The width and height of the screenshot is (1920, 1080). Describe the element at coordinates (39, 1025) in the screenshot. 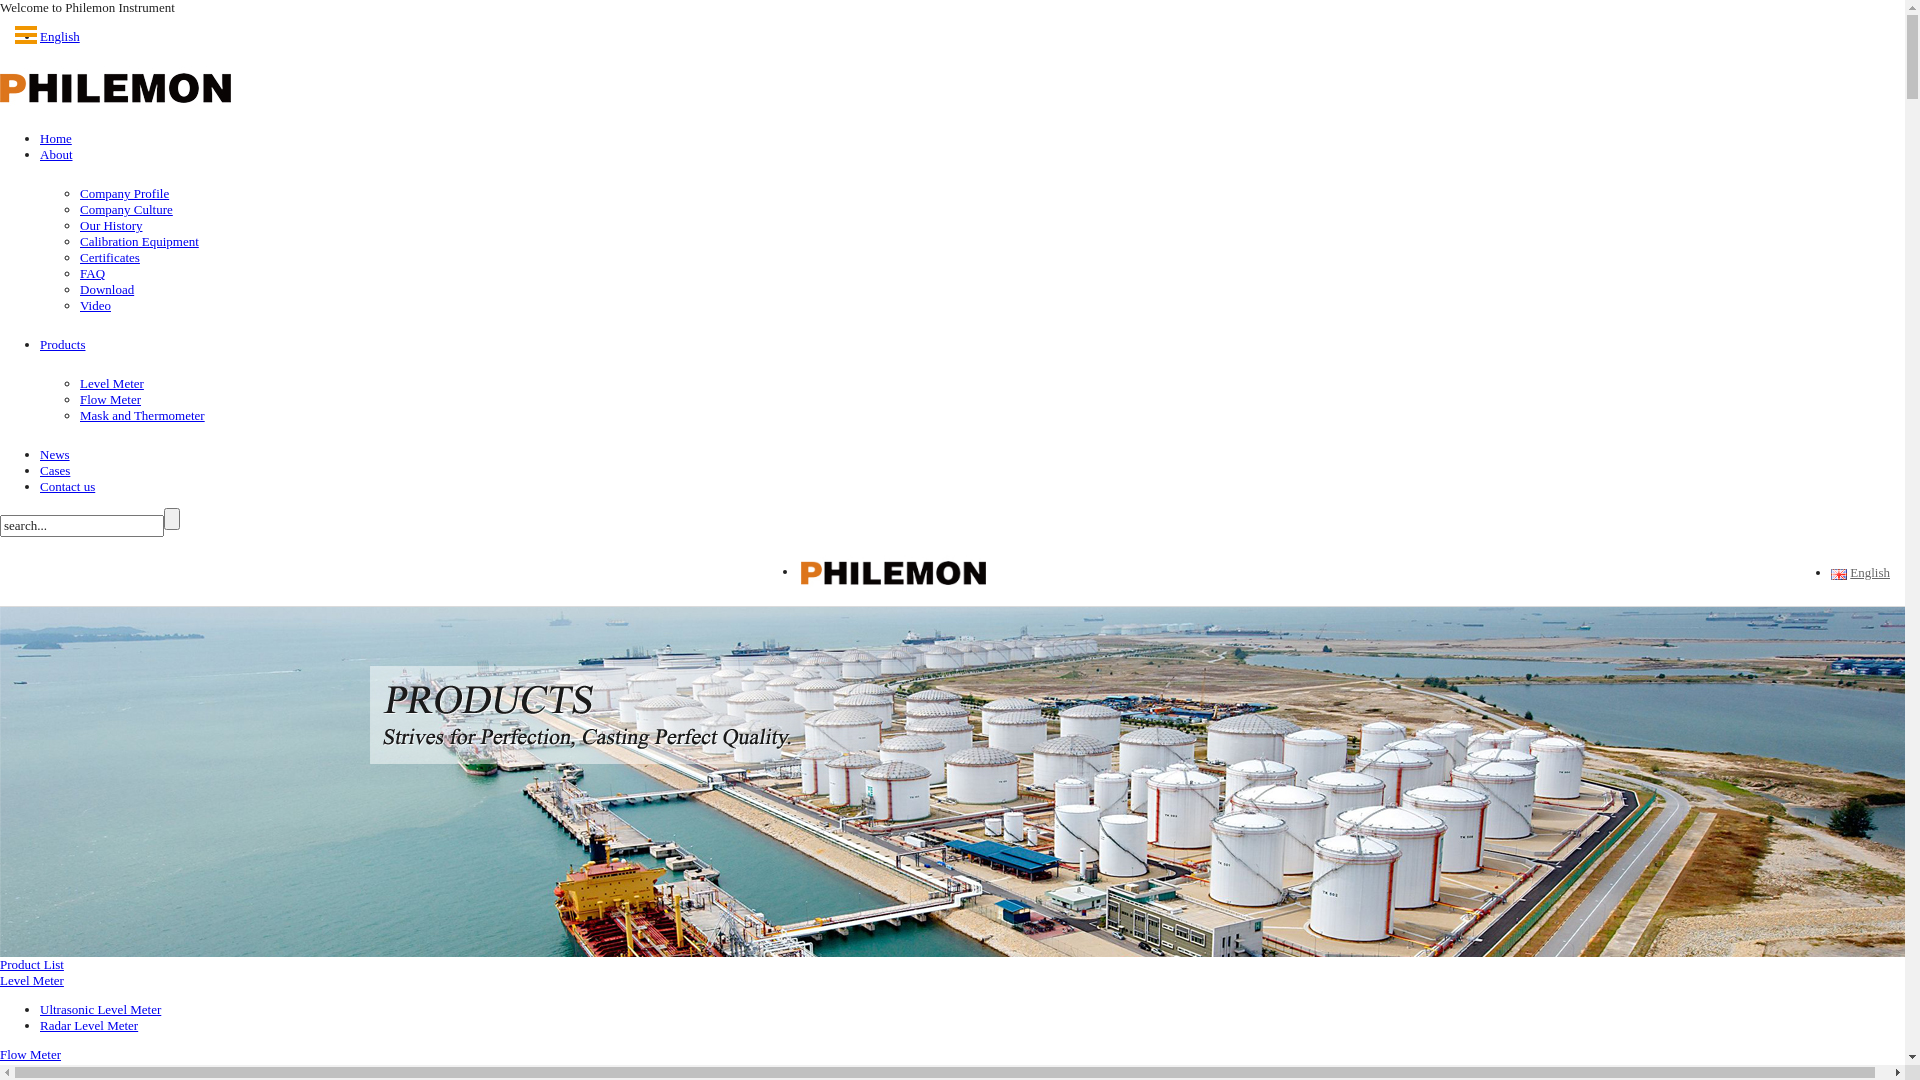

I see `'Radar Level Meter'` at that location.